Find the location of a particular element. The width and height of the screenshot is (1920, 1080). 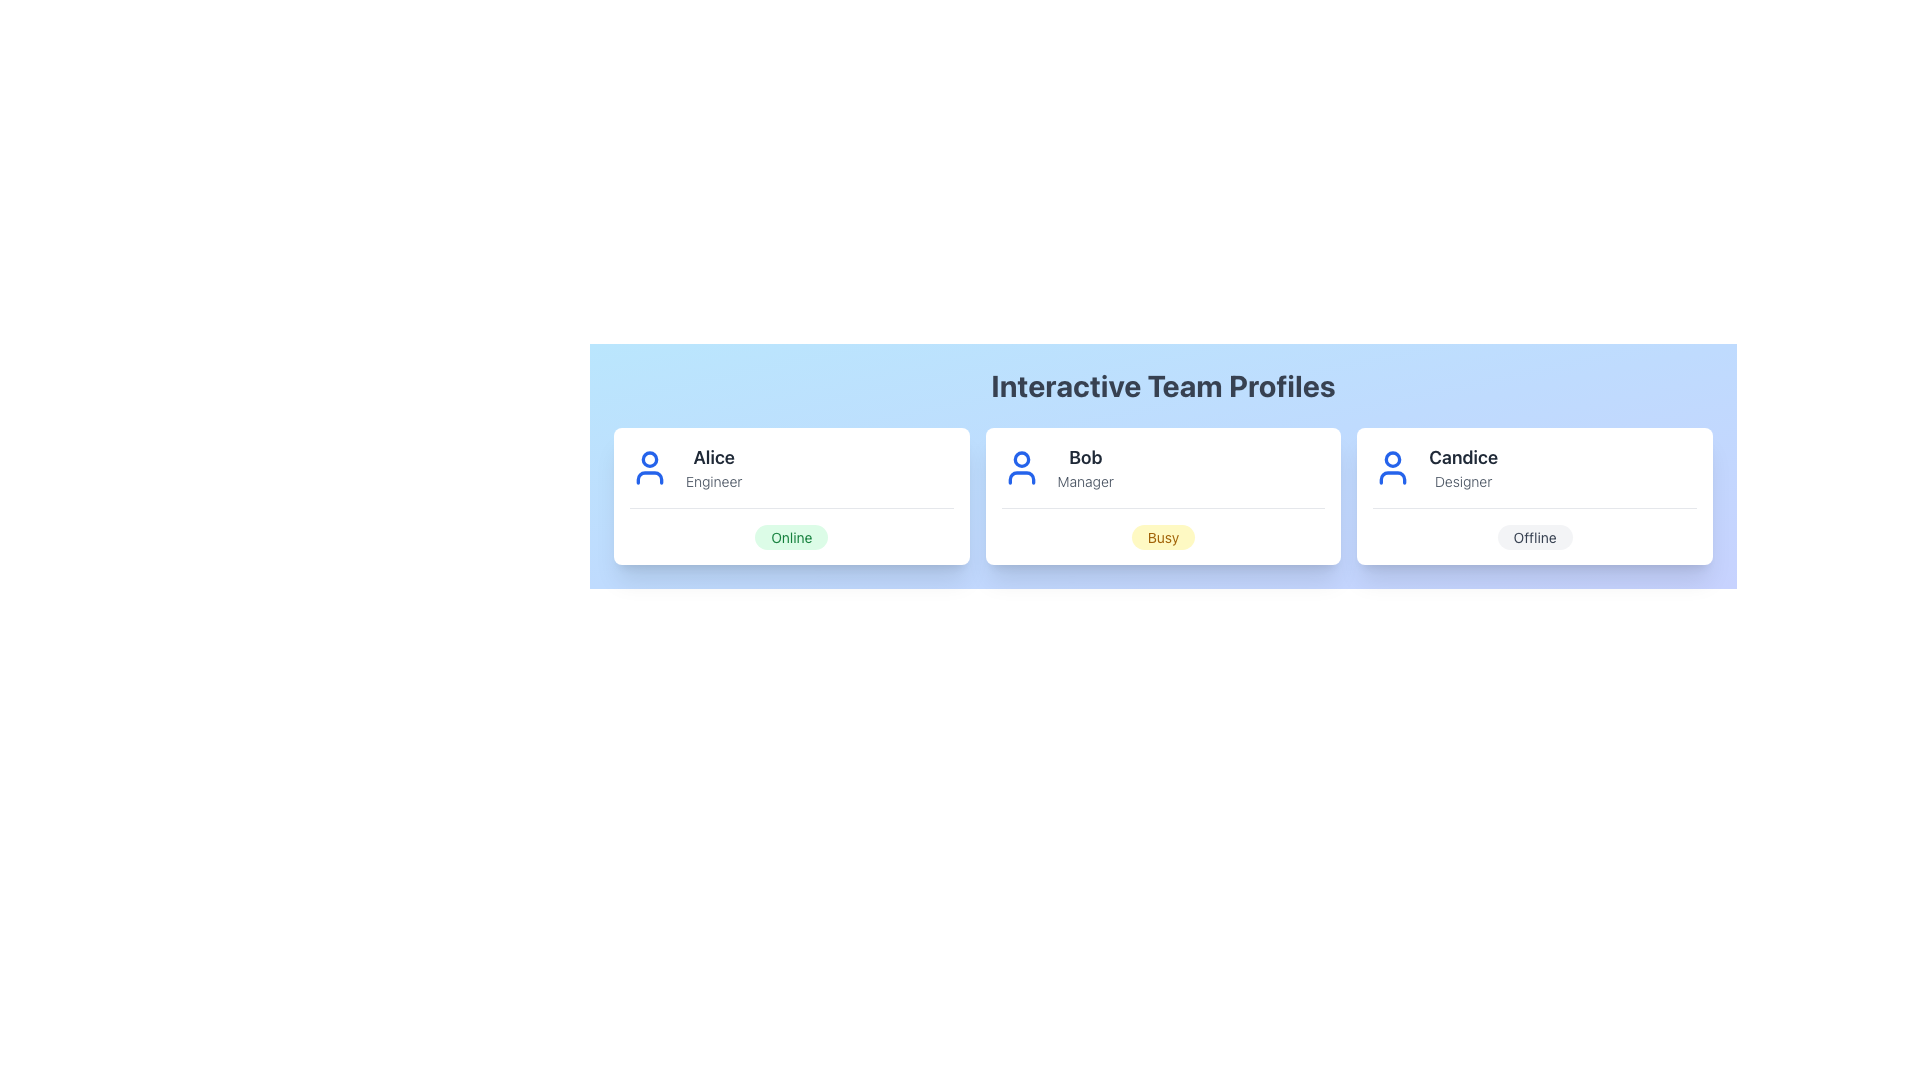

name displayed on the static text label showing 'Bob' at the top of the second profile card in a group of three cards is located at coordinates (1084, 458).